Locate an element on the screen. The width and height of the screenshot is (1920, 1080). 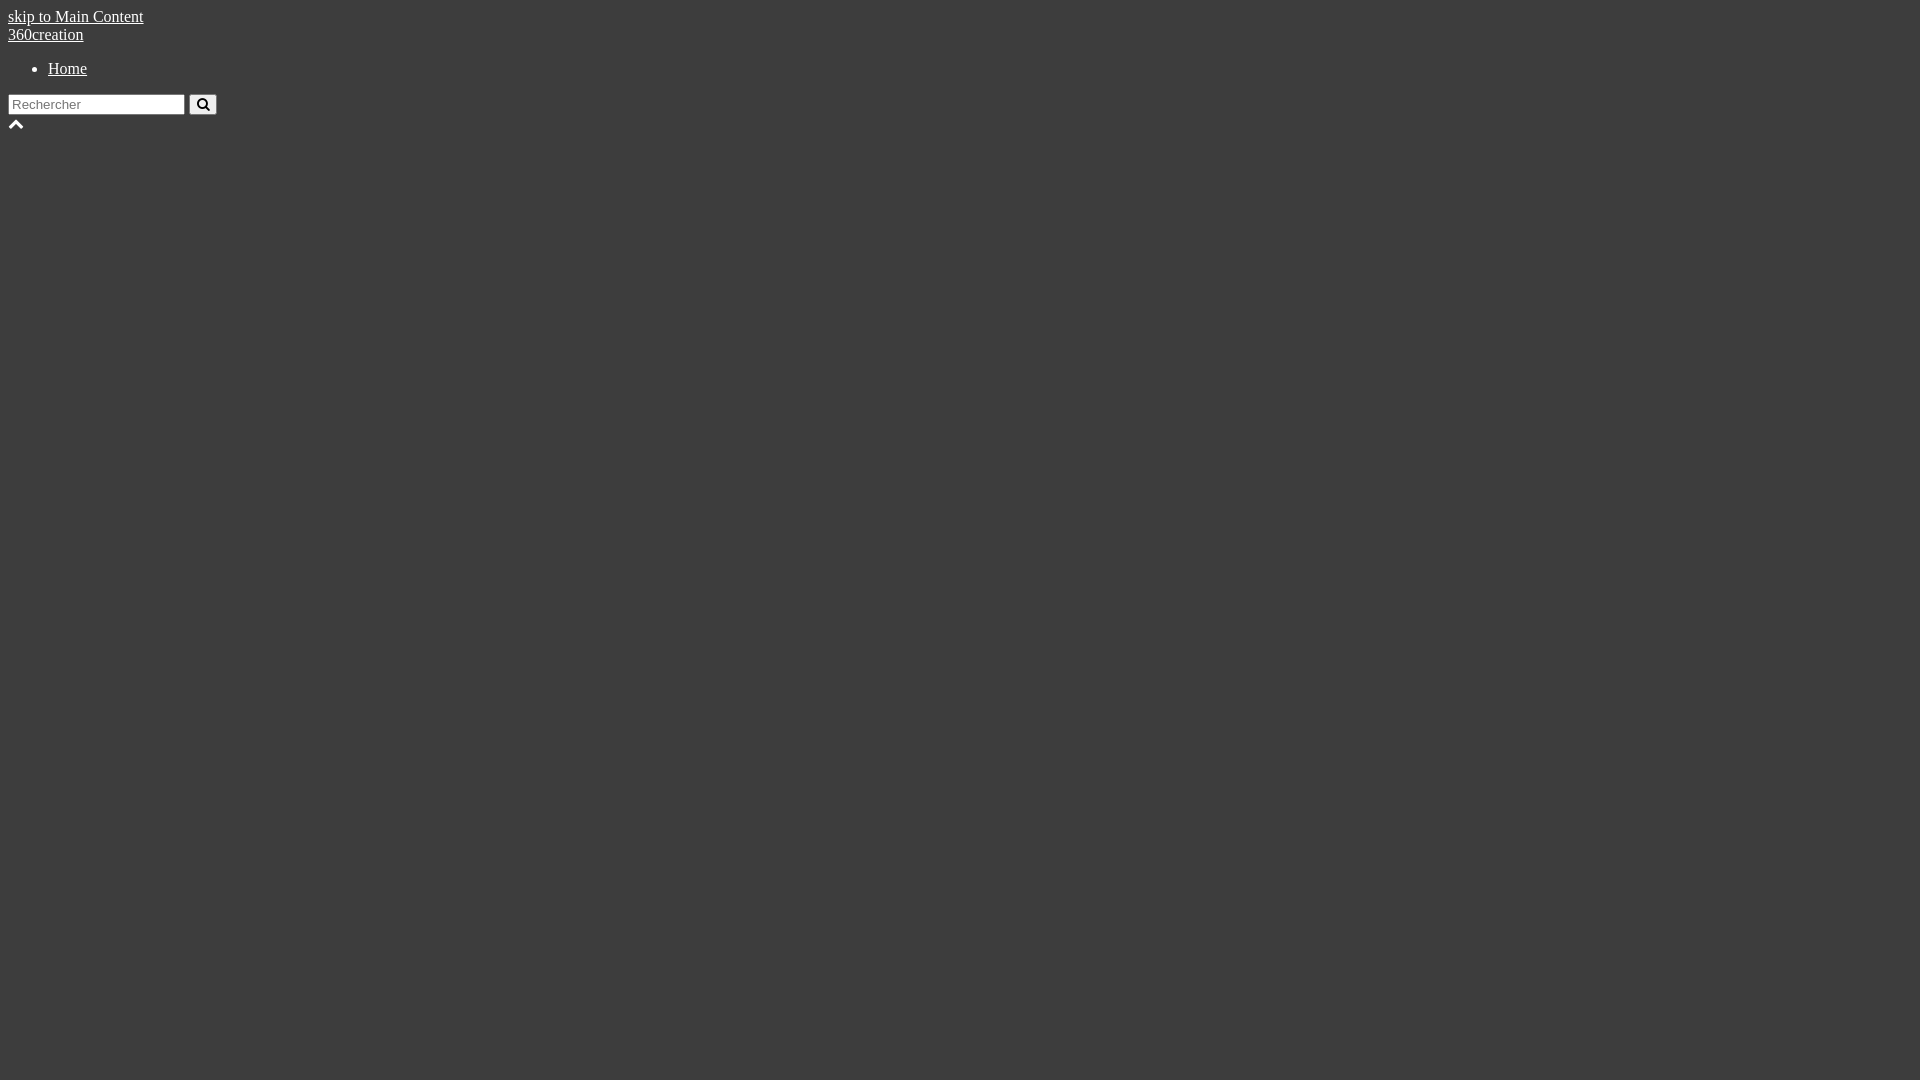
'skip to Main Content' is located at coordinates (76, 16).